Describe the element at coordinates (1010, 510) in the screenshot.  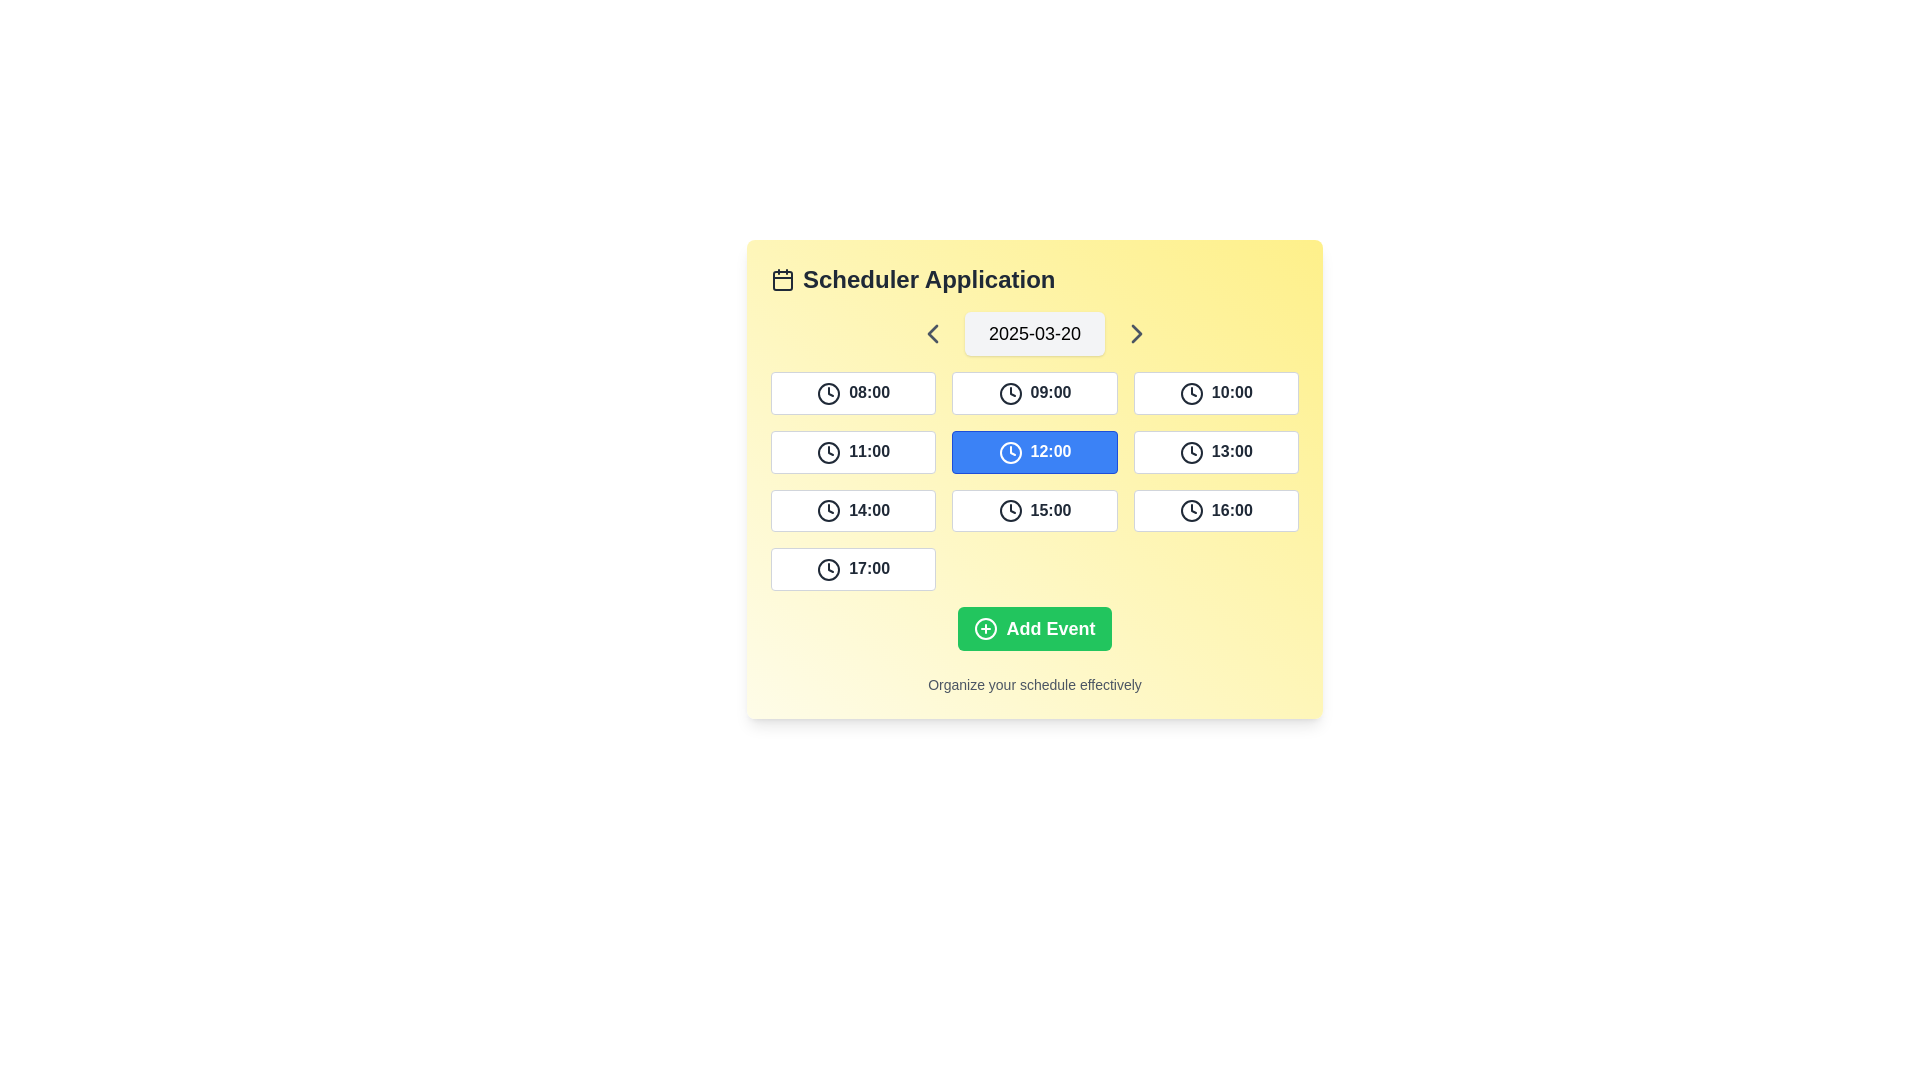
I see `the clock icon located within the button labeled '15:00' in the Scheduler Application` at that location.